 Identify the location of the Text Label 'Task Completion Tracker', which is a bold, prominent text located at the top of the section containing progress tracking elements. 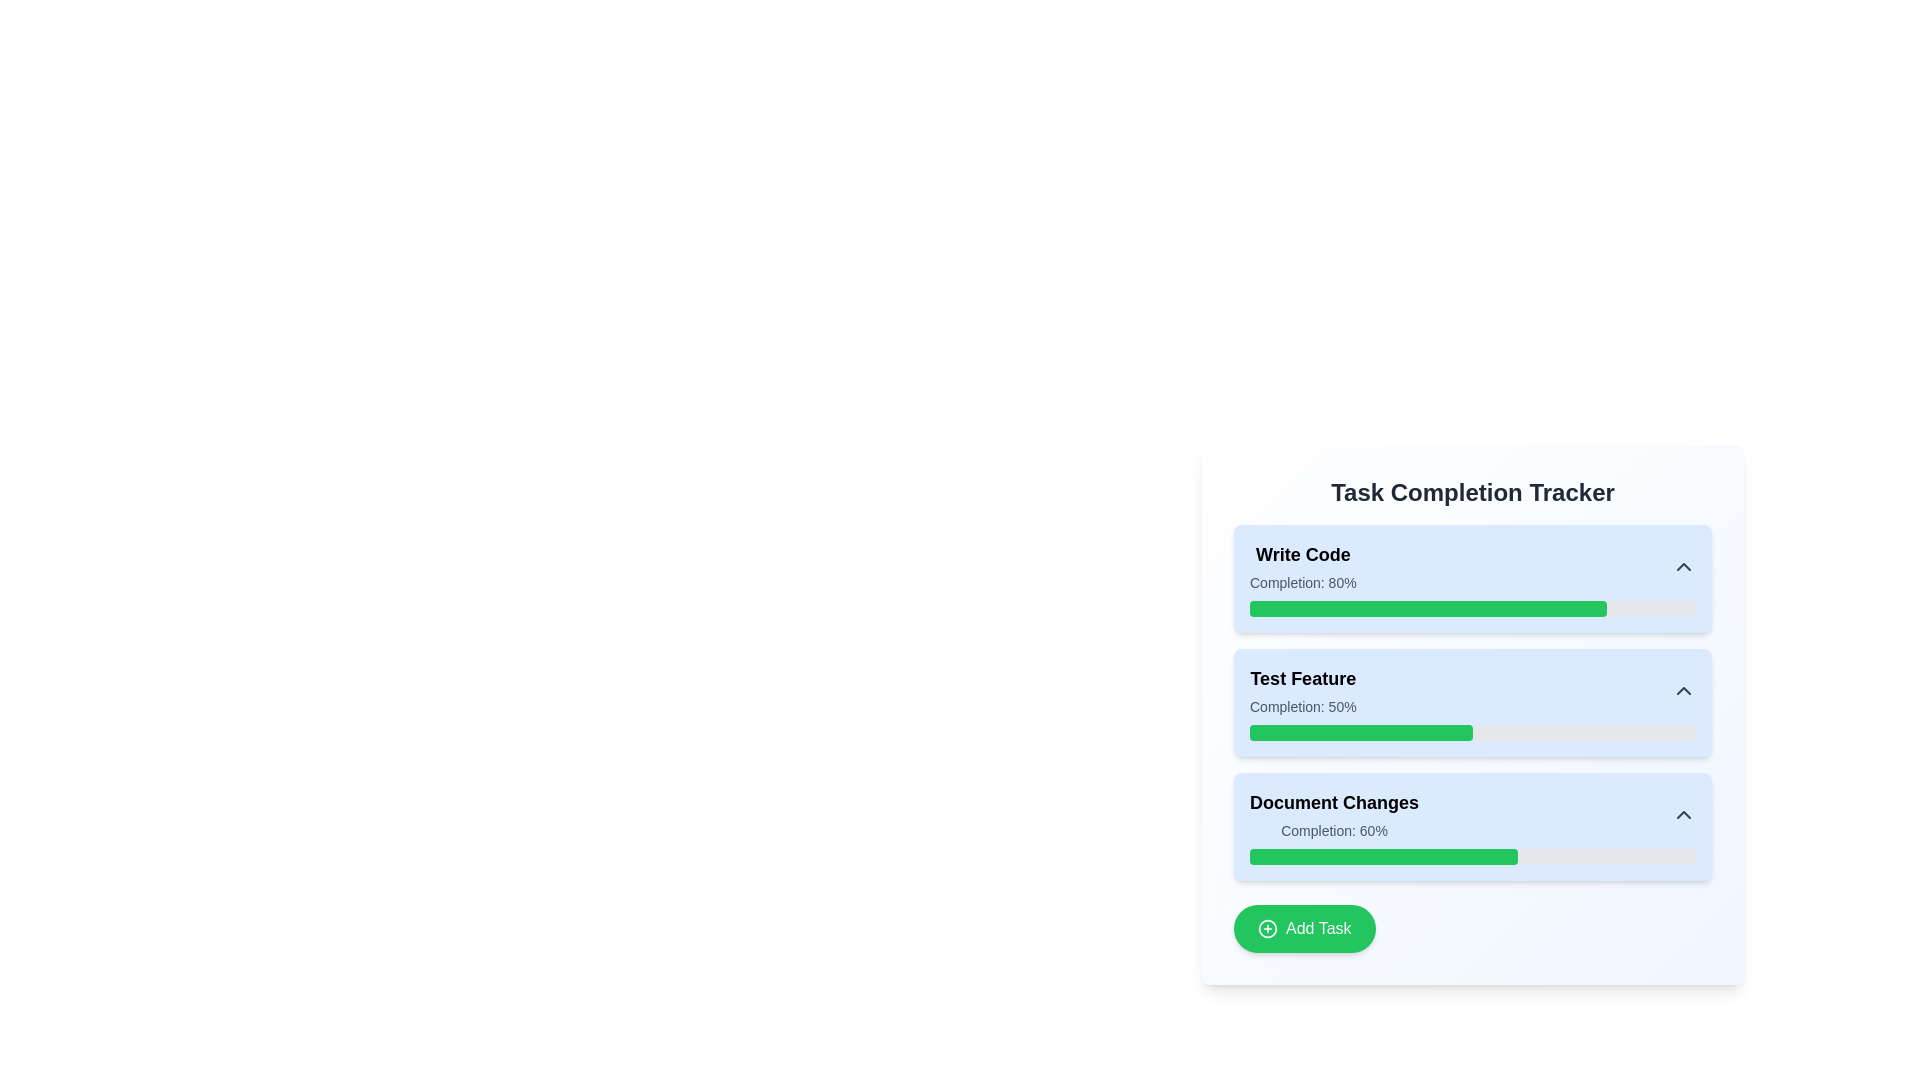
(1473, 493).